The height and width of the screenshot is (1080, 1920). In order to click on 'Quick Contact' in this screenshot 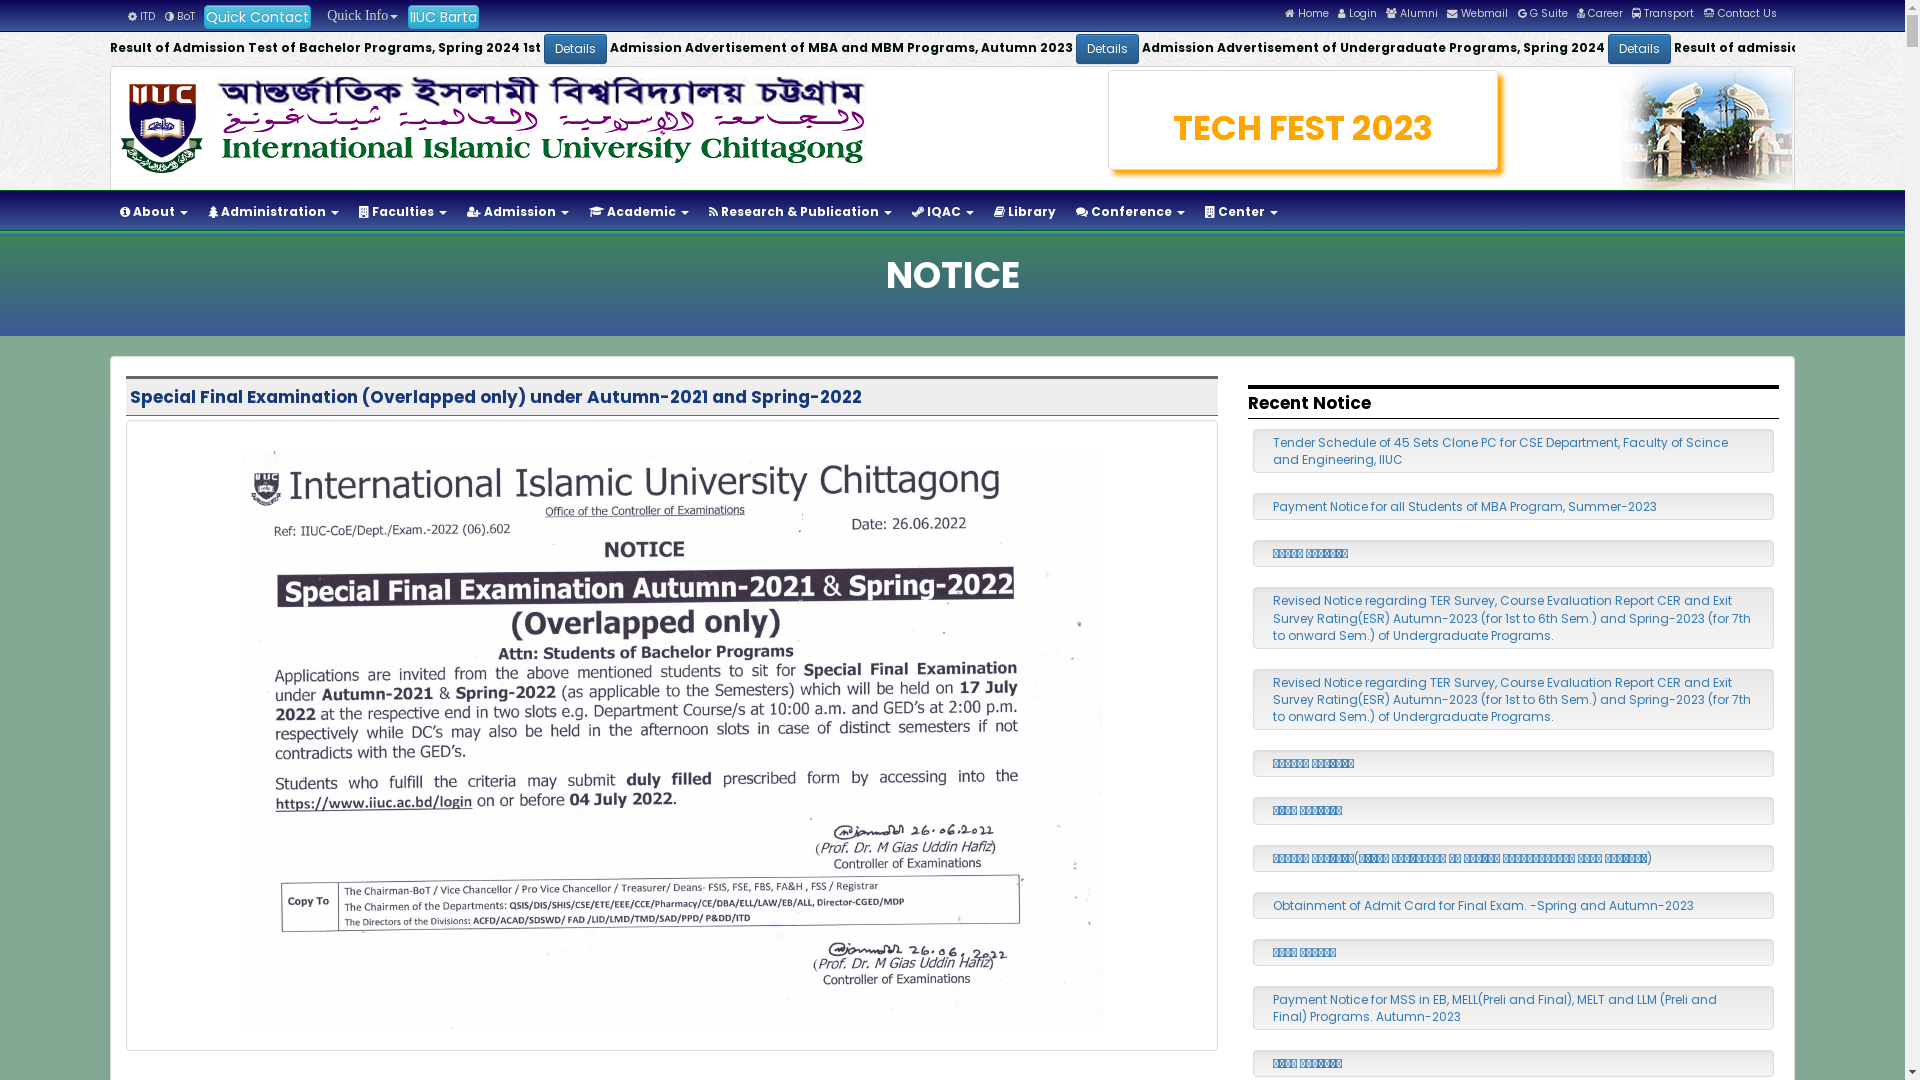, I will do `click(203, 16)`.